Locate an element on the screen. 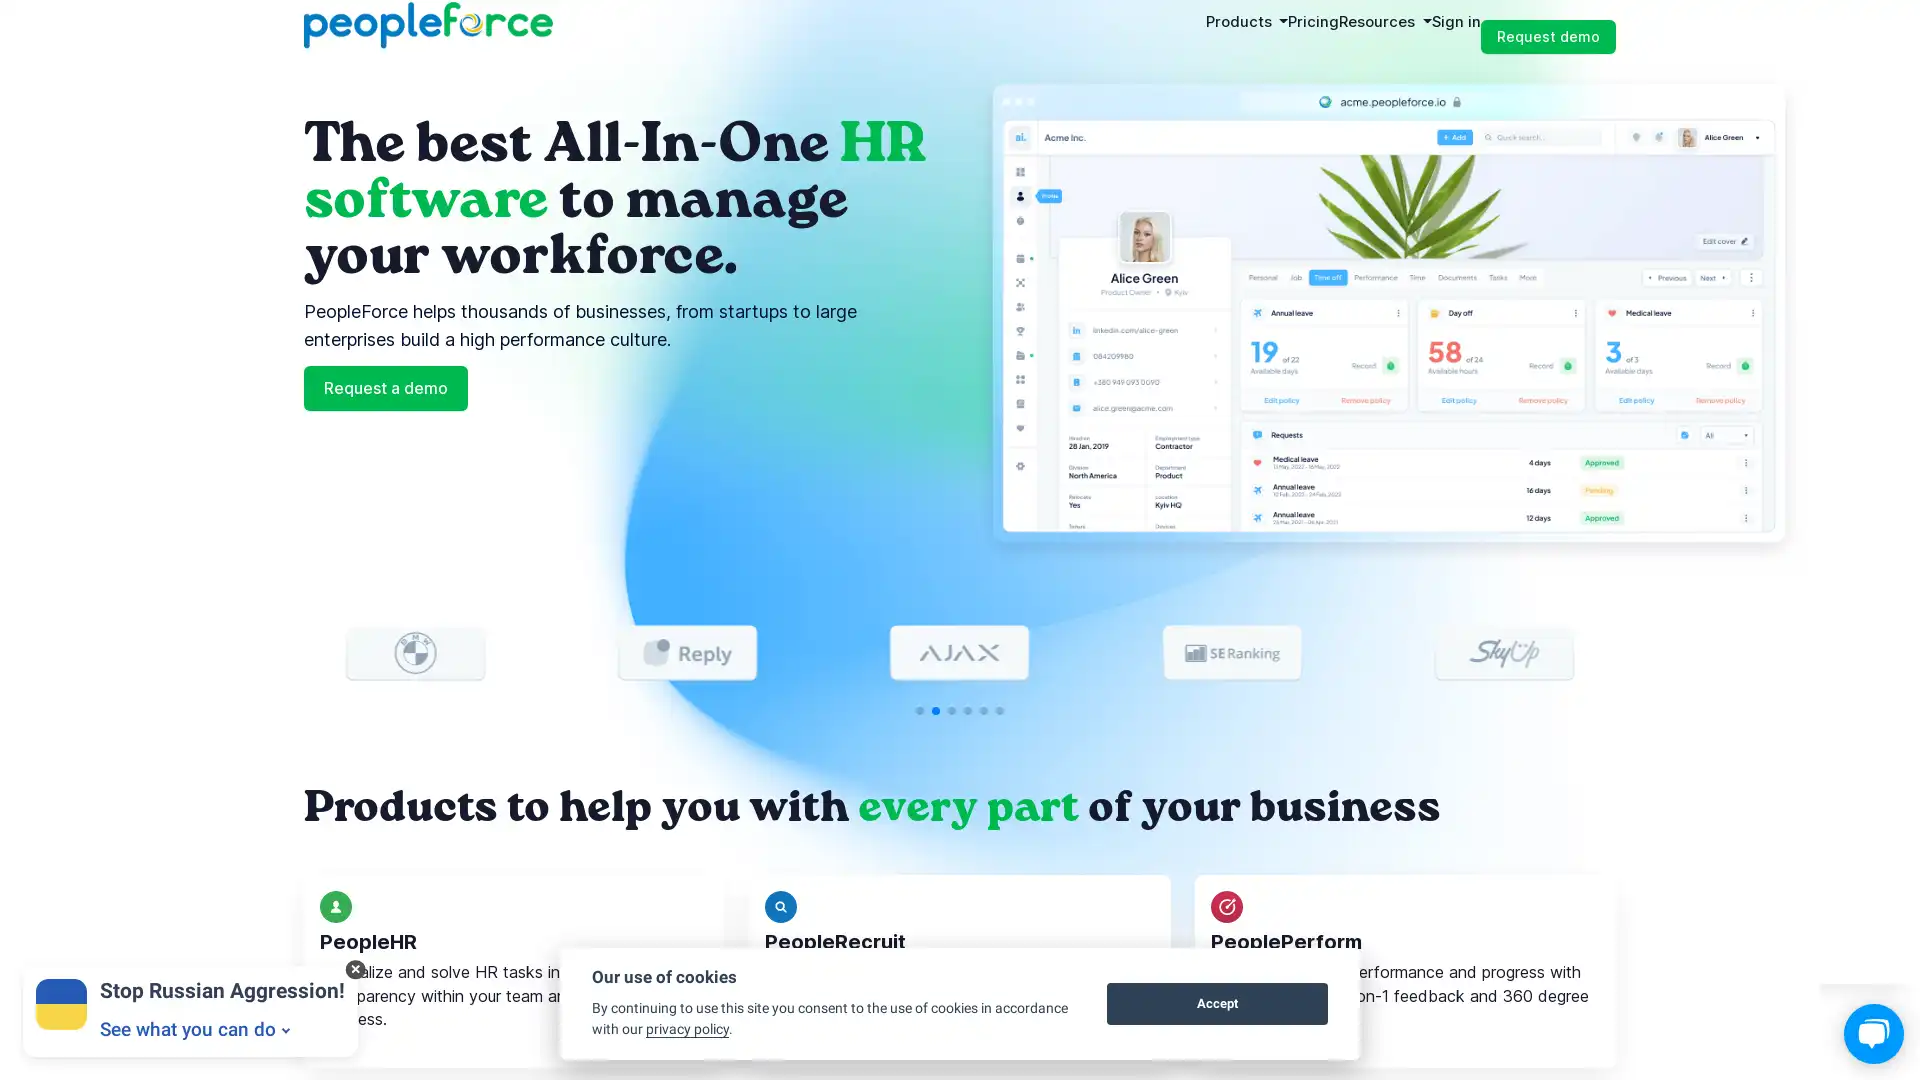 The width and height of the screenshot is (1920, 1080). Accept is located at coordinates (1216, 1003).